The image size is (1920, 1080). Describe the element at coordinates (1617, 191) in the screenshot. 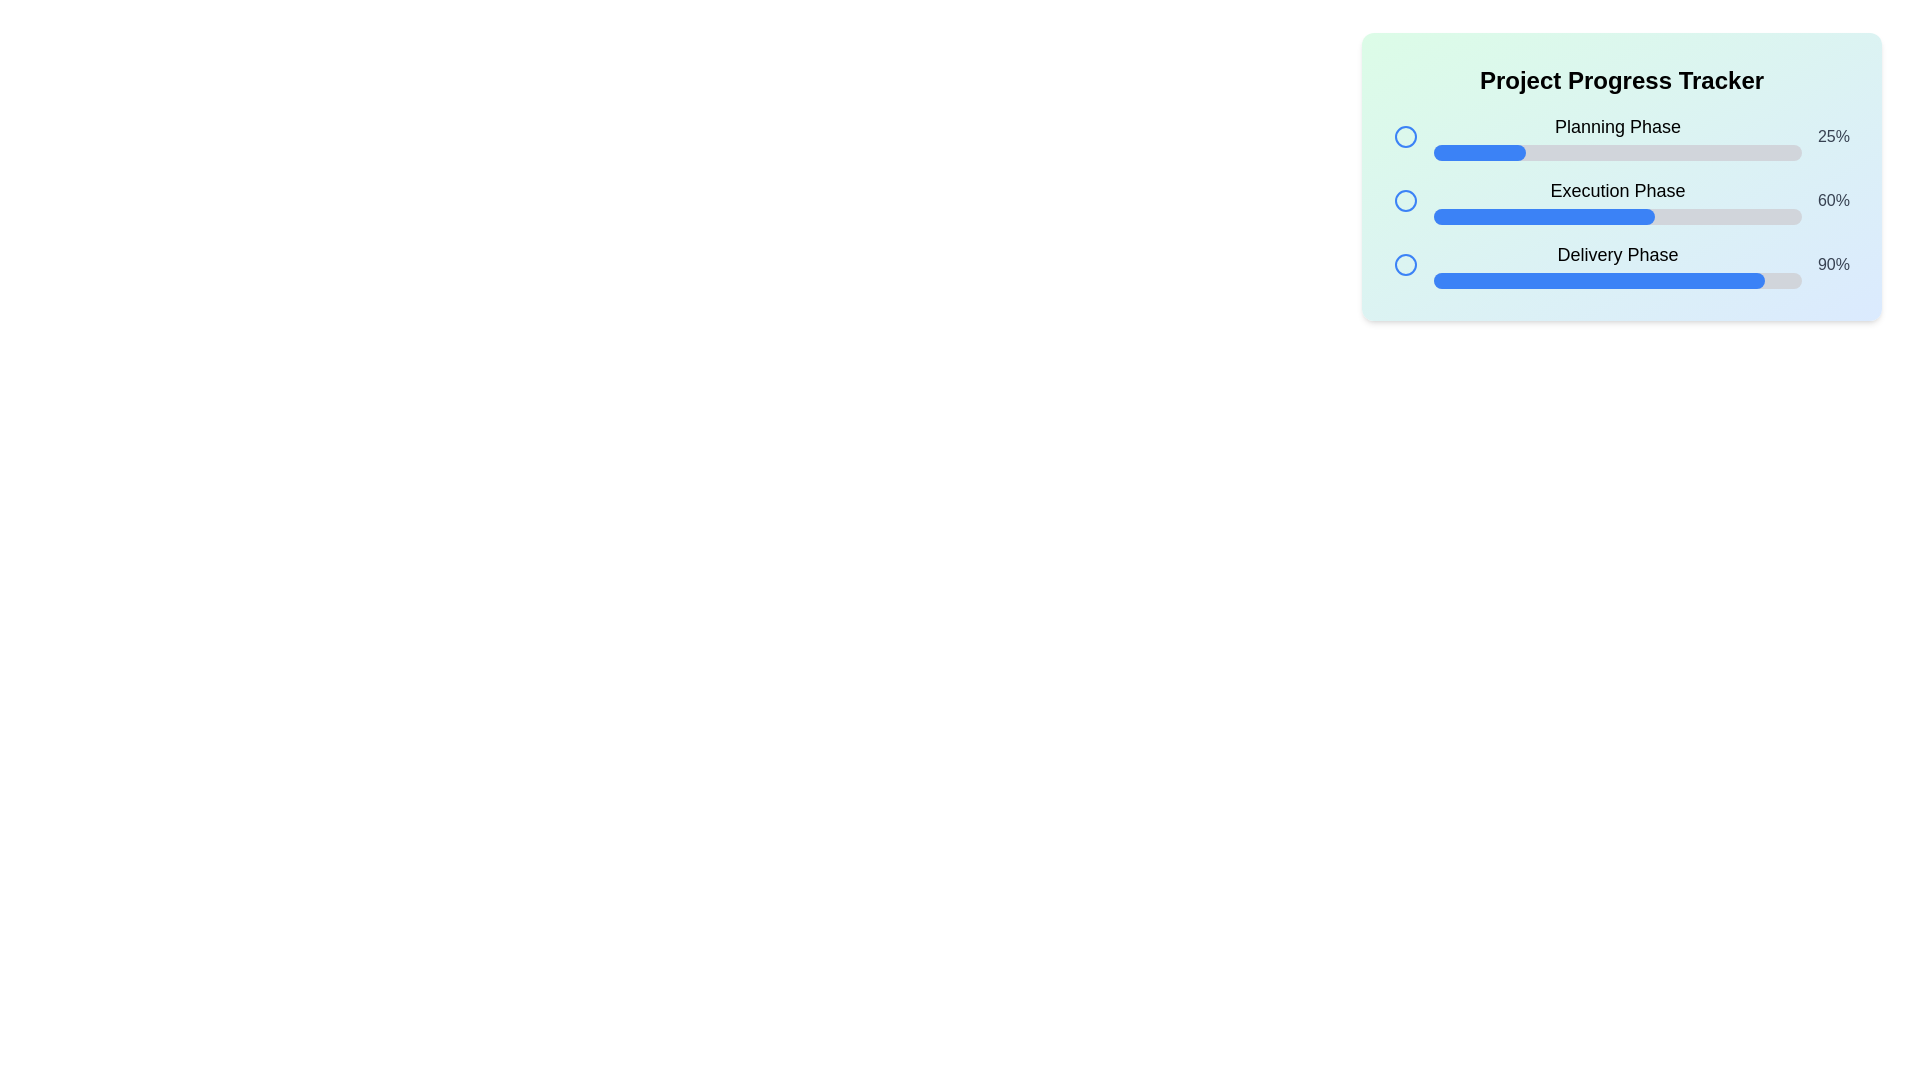

I see `the static text label that displays 'Execution Phase', which is the second label in the 'Project Progress Tracker' component, aligned centrally between a circular checkbox and a value indicator` at that location.